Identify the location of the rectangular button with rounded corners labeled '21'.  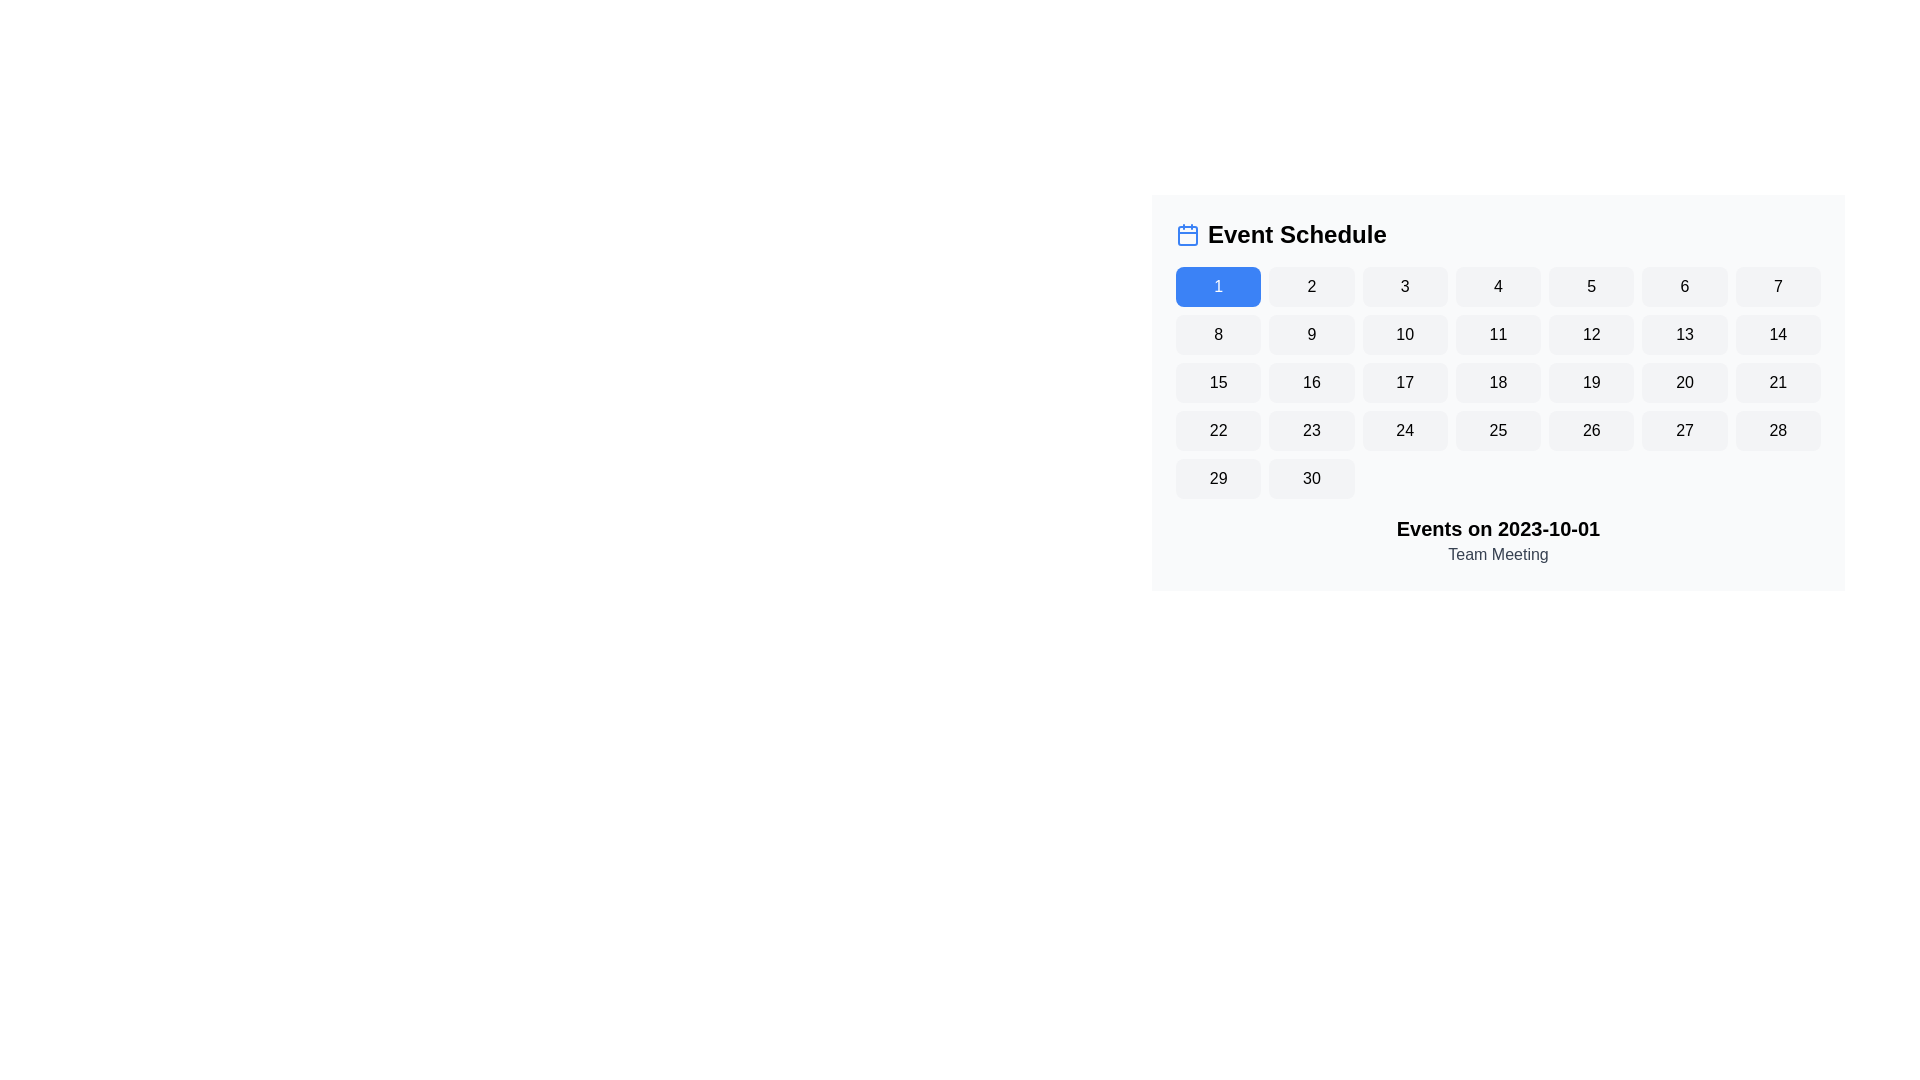
(1778, 382).